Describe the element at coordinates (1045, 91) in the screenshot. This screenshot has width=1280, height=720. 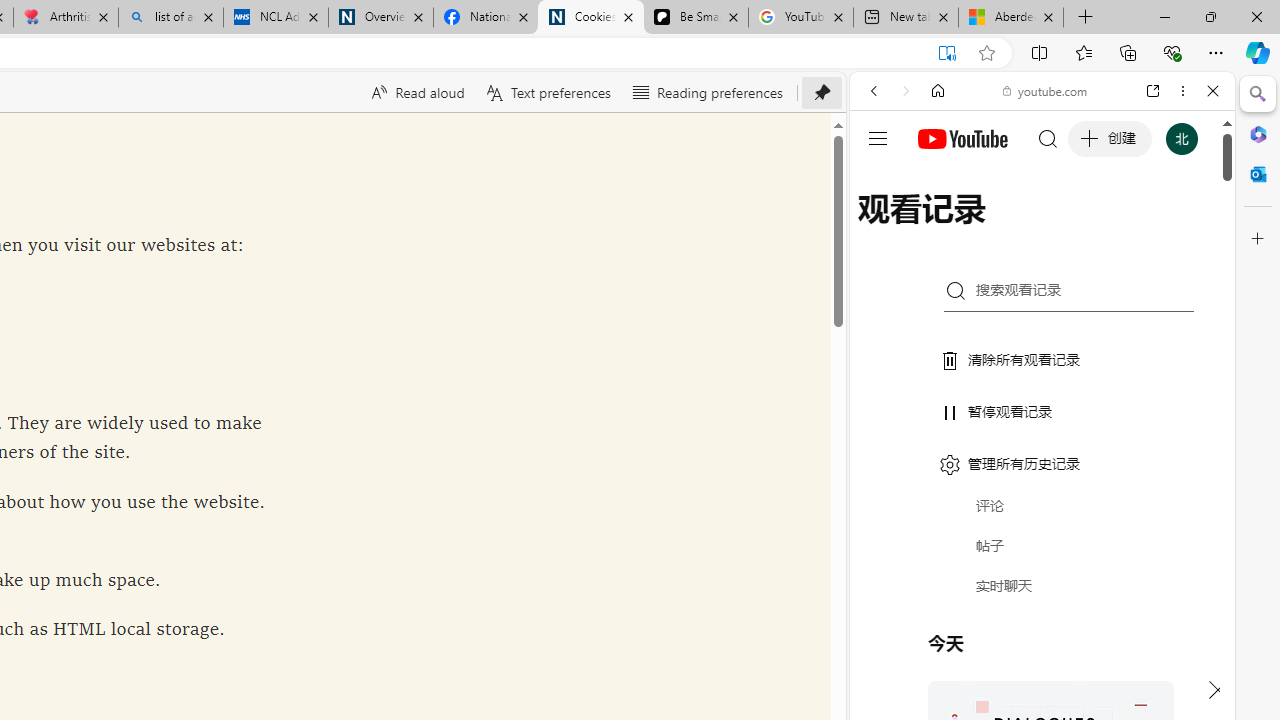
I see `'youtube.com'` at that location.